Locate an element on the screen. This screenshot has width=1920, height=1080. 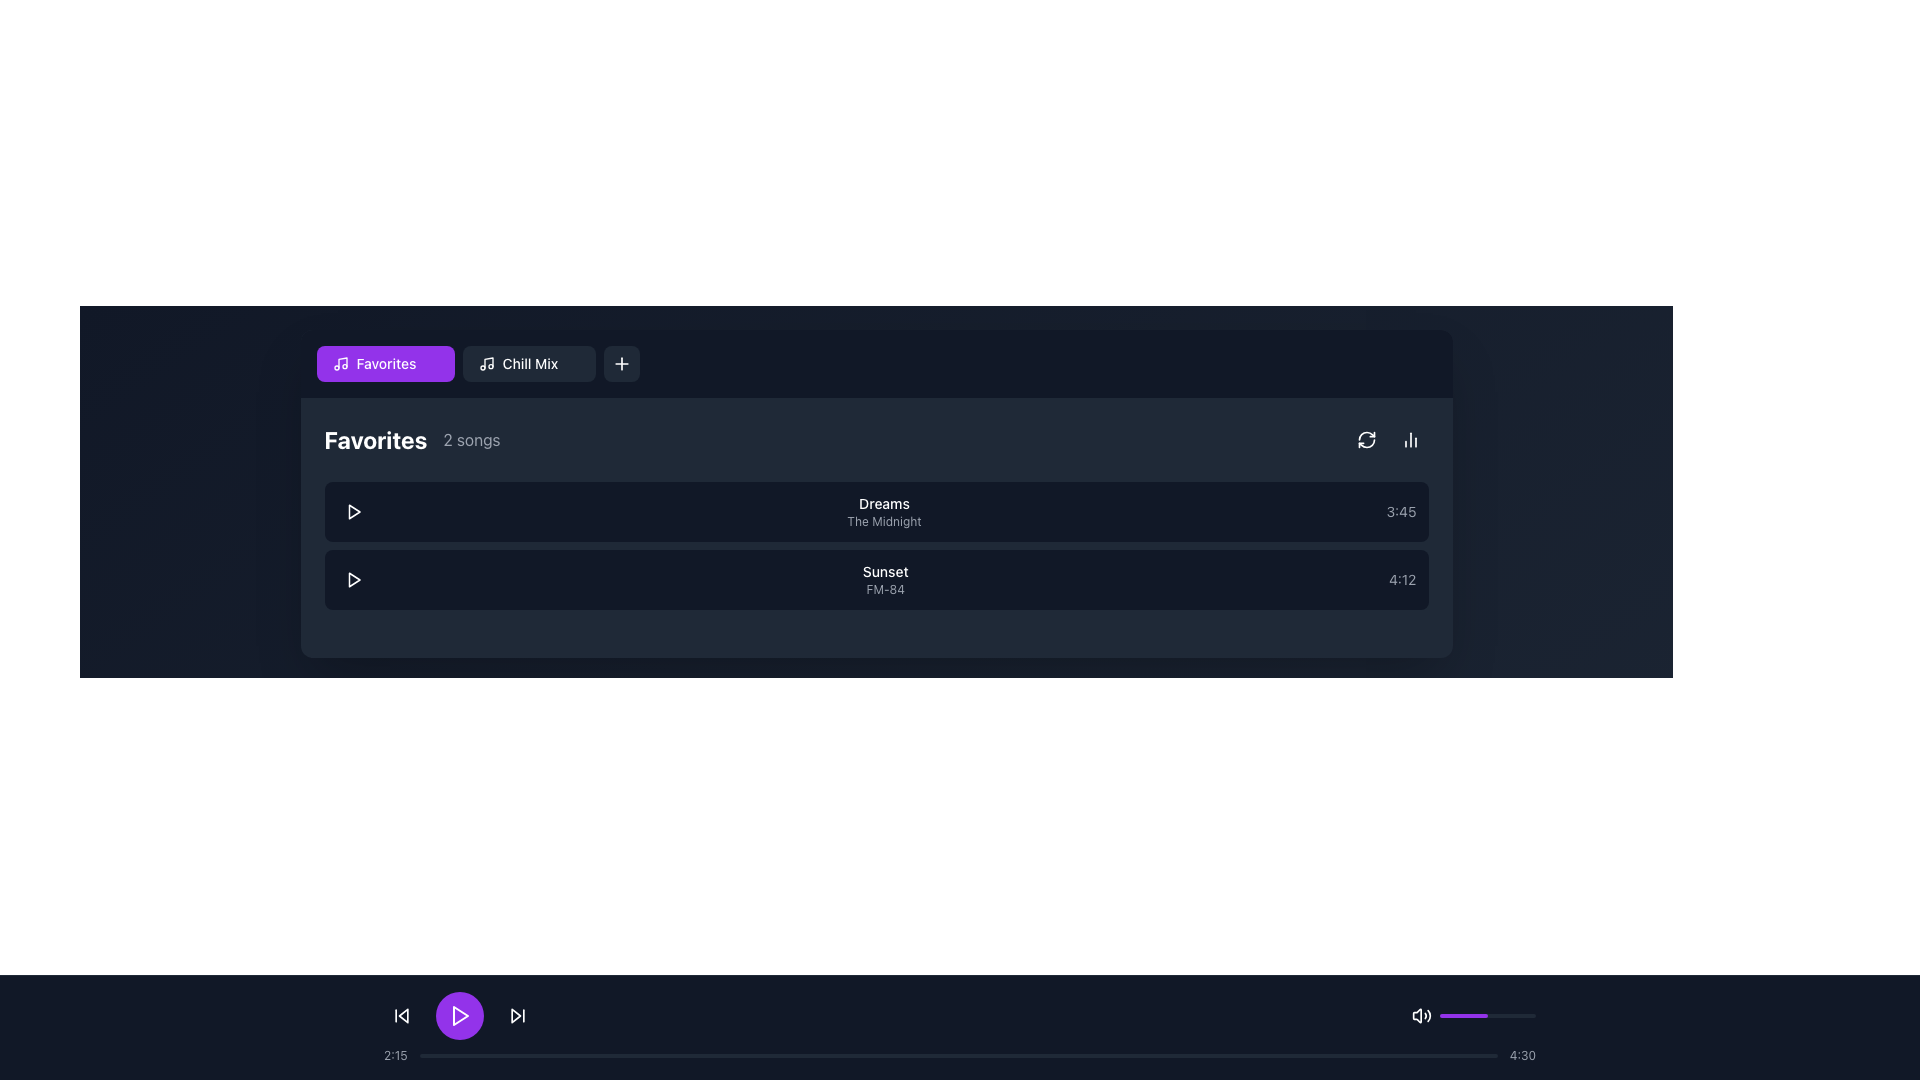
the speaker icon with sound waves is located at coordinates (1420, 1015).